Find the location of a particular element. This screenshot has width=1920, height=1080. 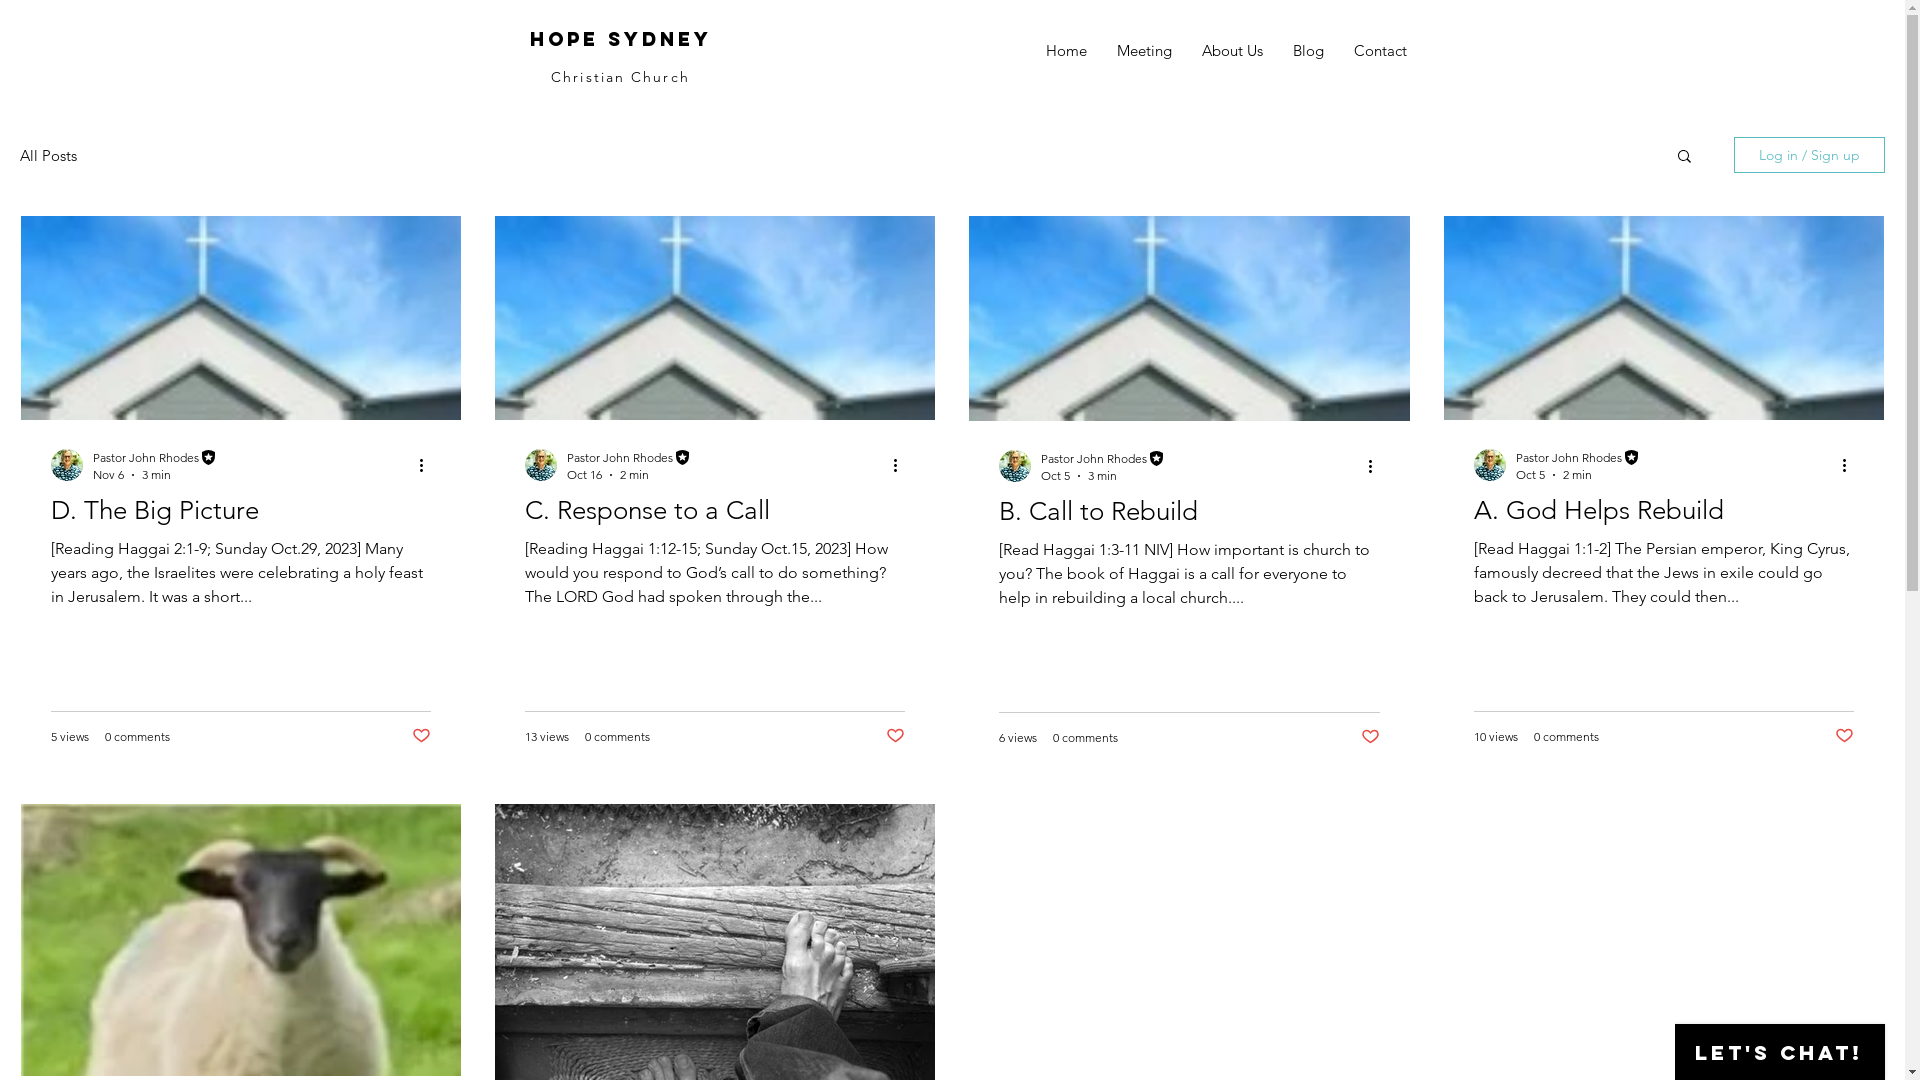

'Contact' is located at coordinates (1338, 49).